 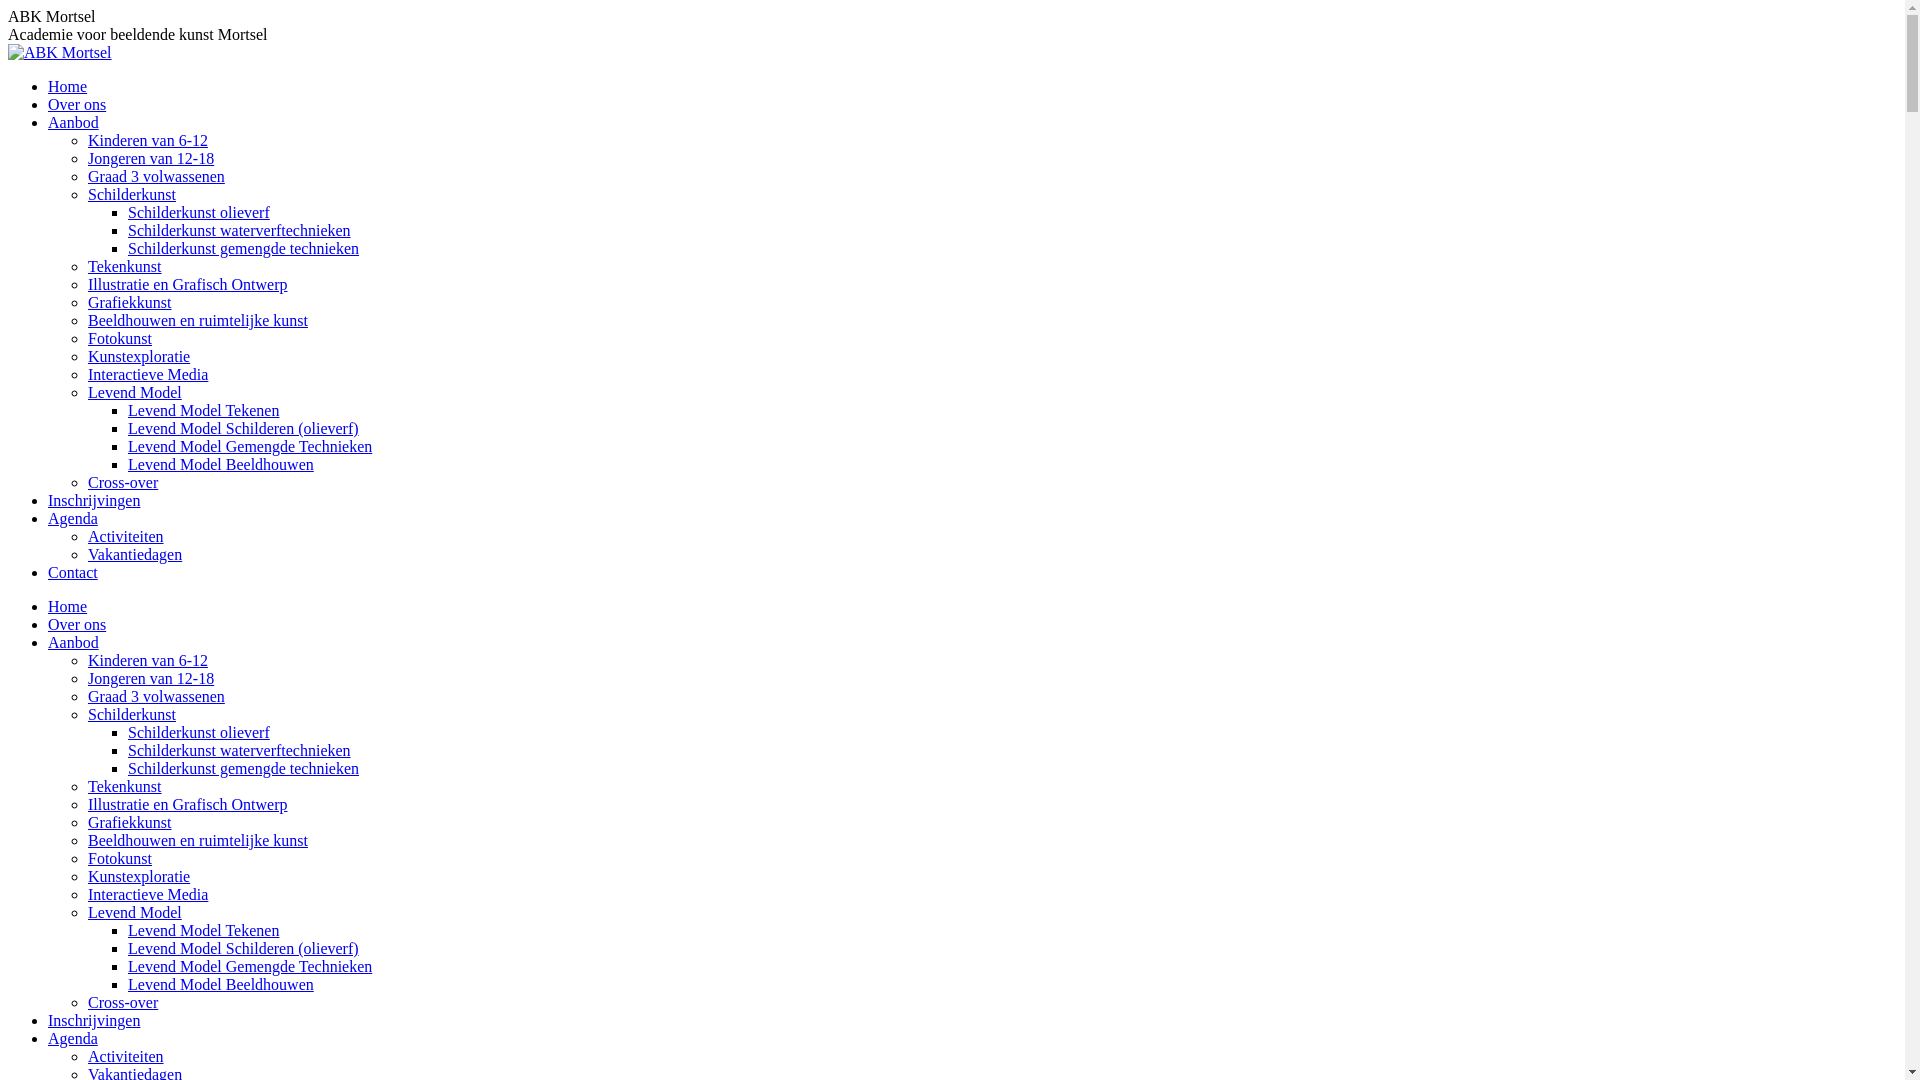 What do you see at coordinates (242, 247) in the screenshot?
I see `'Schilderkunst gemengde technieken'` at bounding box center [242, 247].